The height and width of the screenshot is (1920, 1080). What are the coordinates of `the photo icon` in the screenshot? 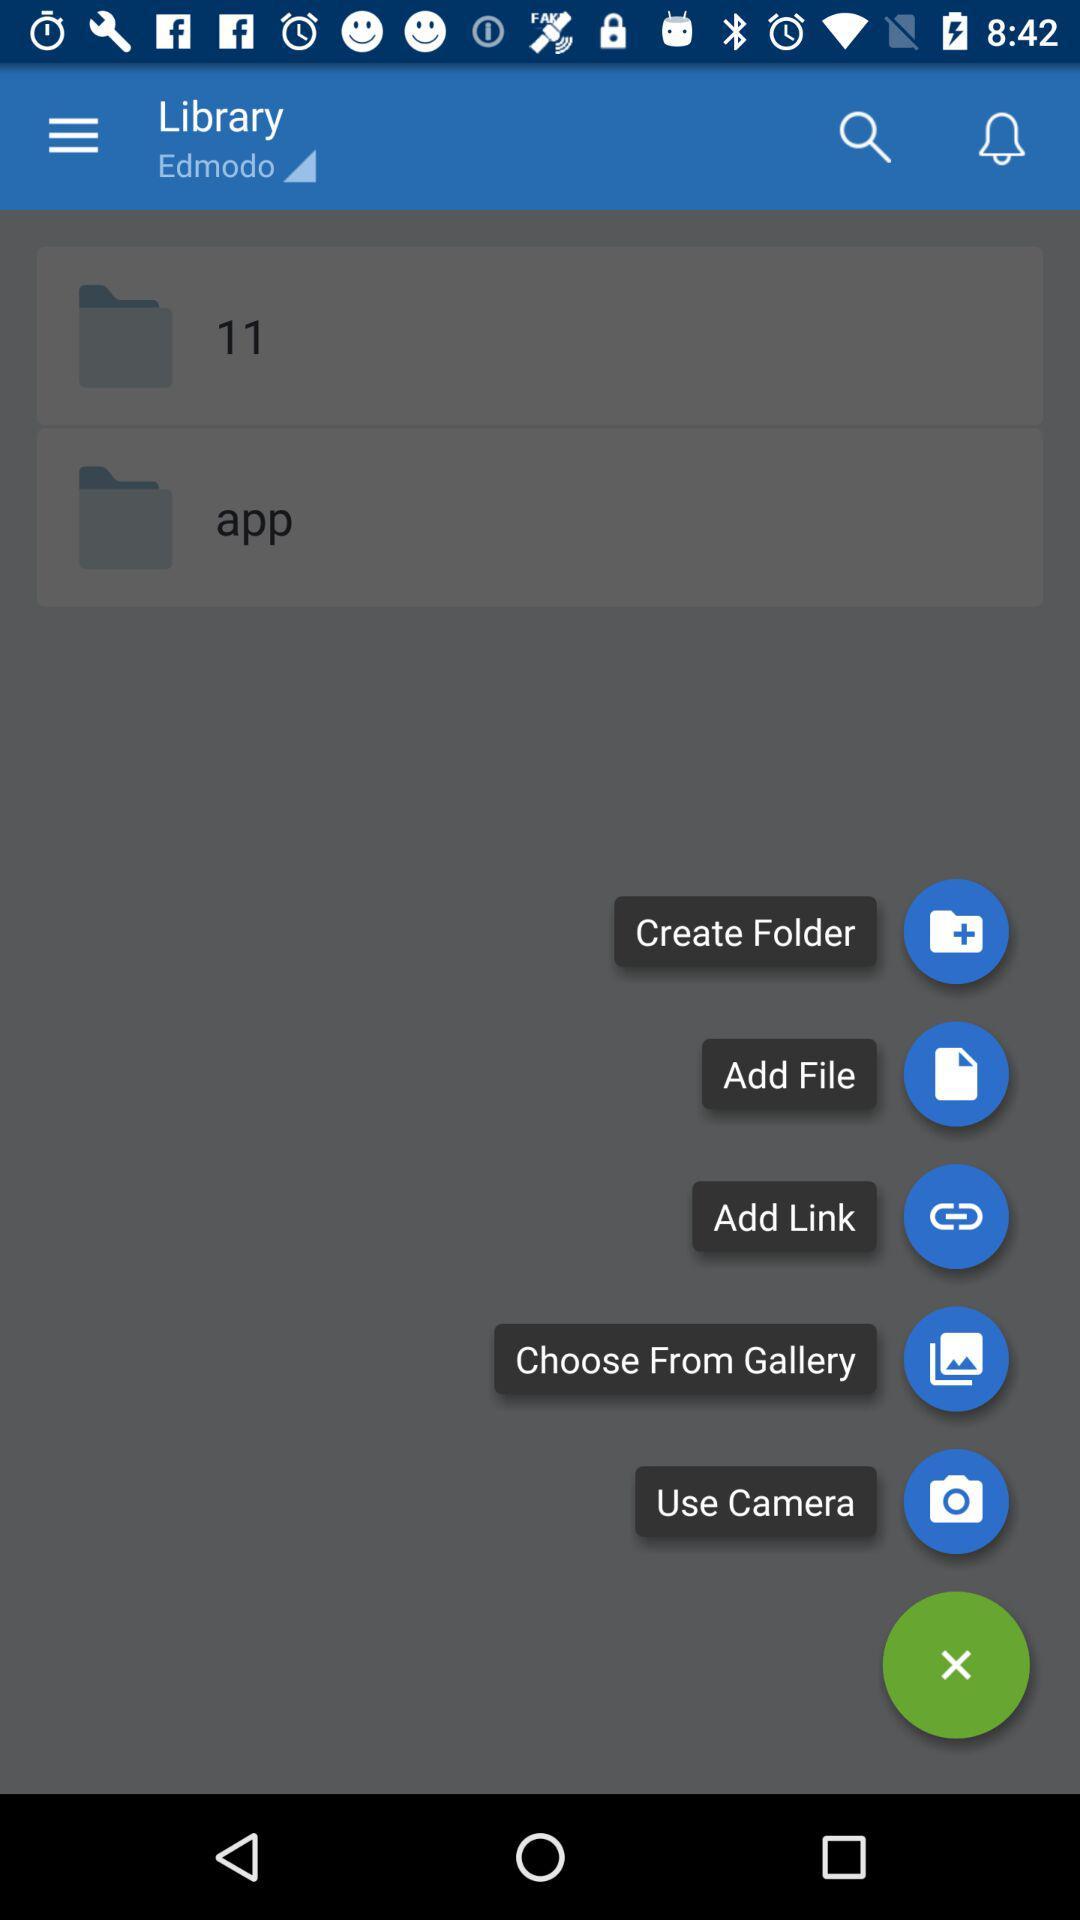 It's located at (955, 1501).